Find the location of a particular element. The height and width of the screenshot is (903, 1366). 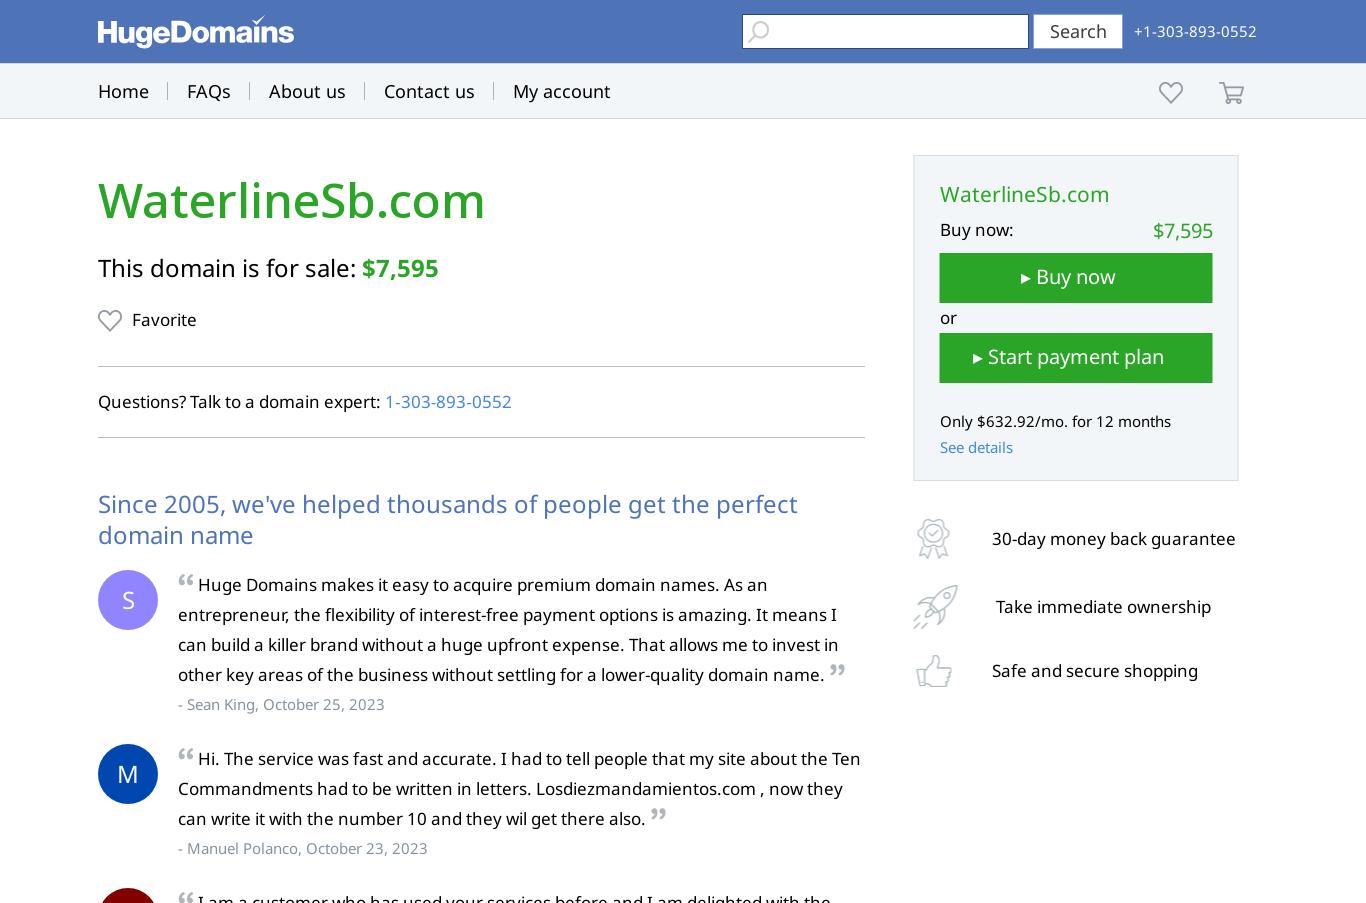

'1‑303‑893‑0552' is located at coordinates (447, 400).